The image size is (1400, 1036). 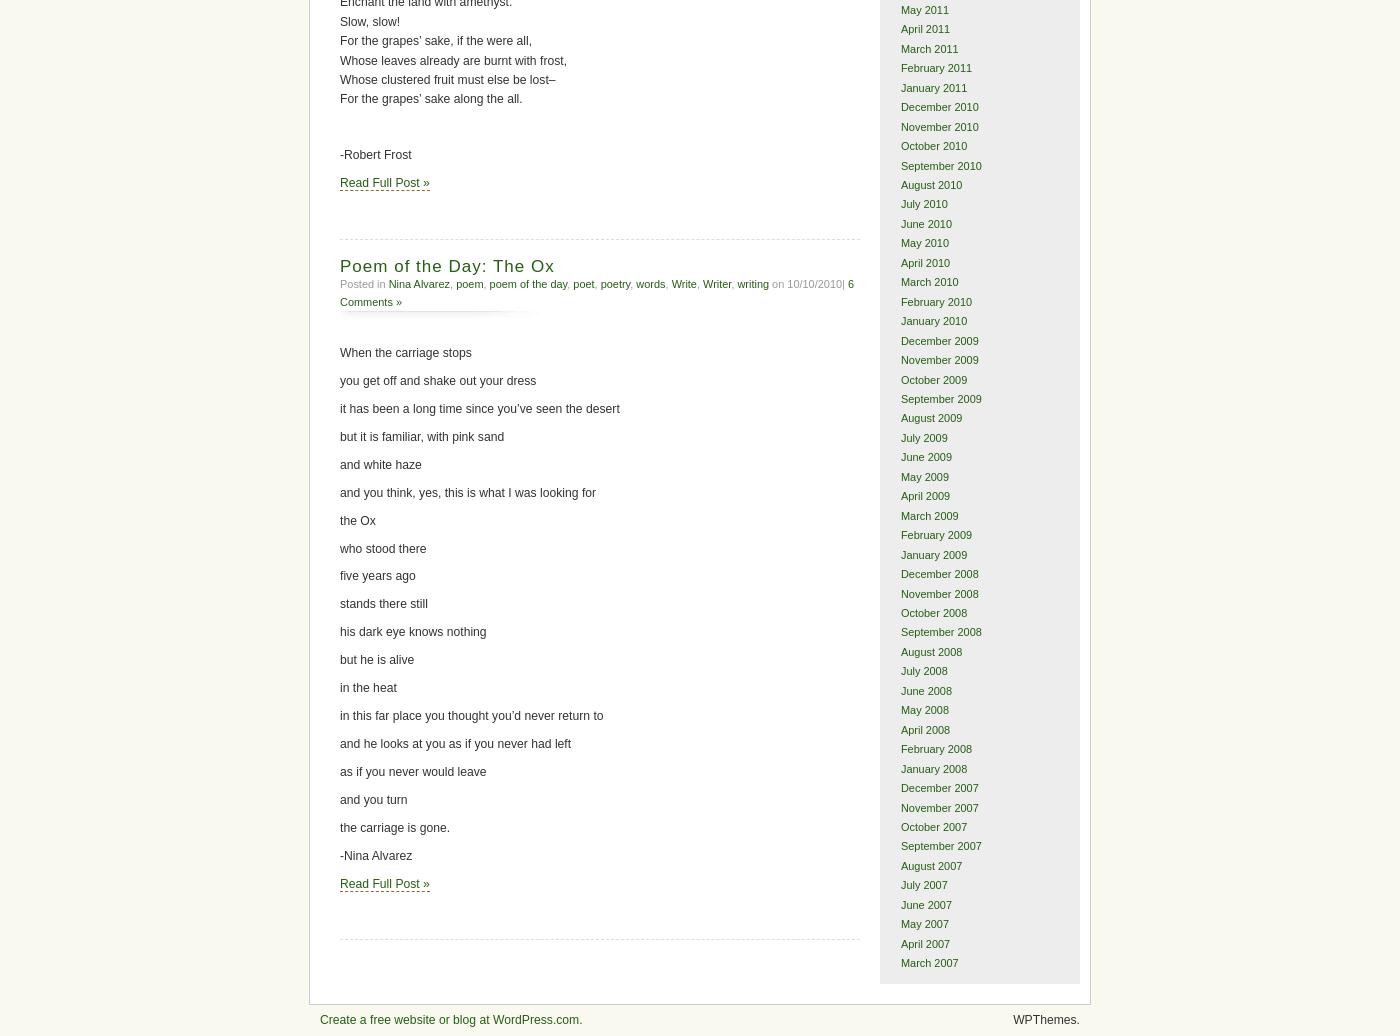 What do you see at coordinates (455, 743) in the screenshot?
I see `'and he looks at you as if you never had left'` at bounding box center [455, 743].